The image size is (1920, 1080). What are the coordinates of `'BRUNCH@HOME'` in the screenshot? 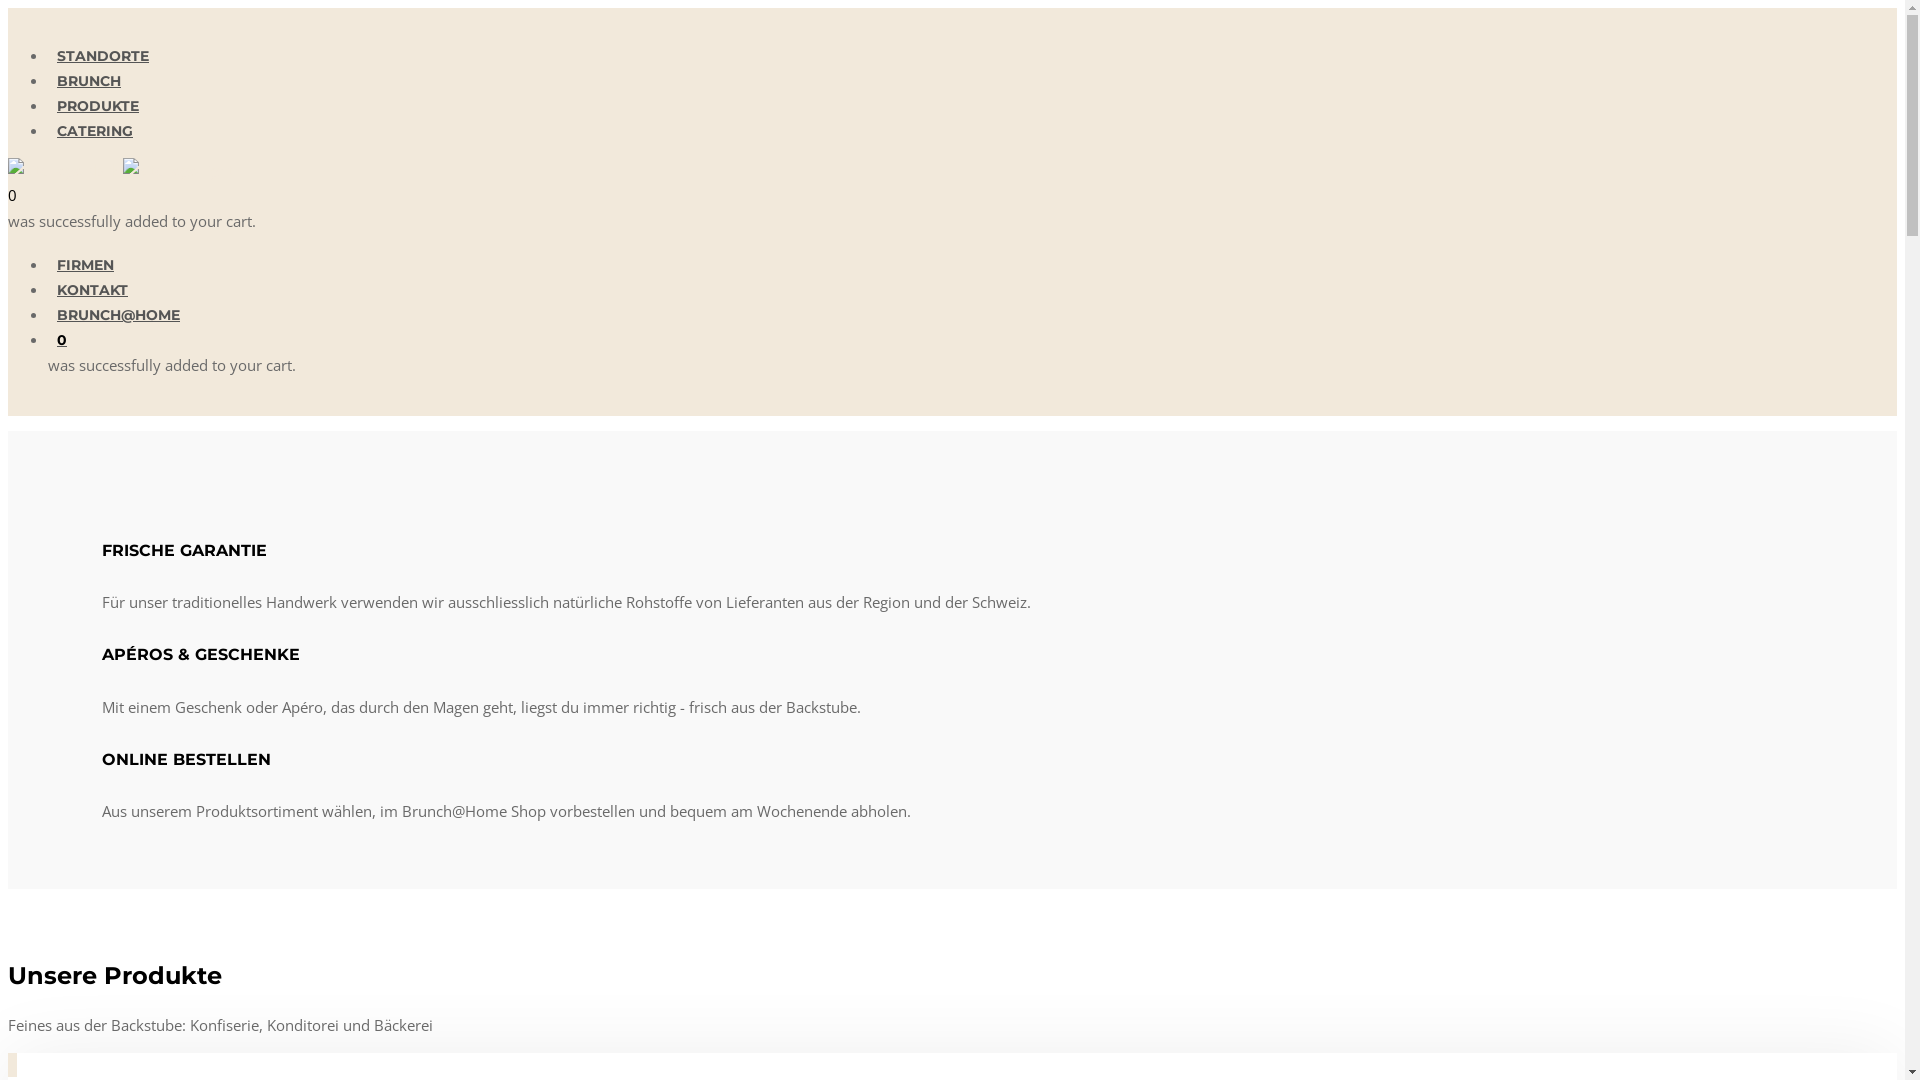 It's located at (117, 315).